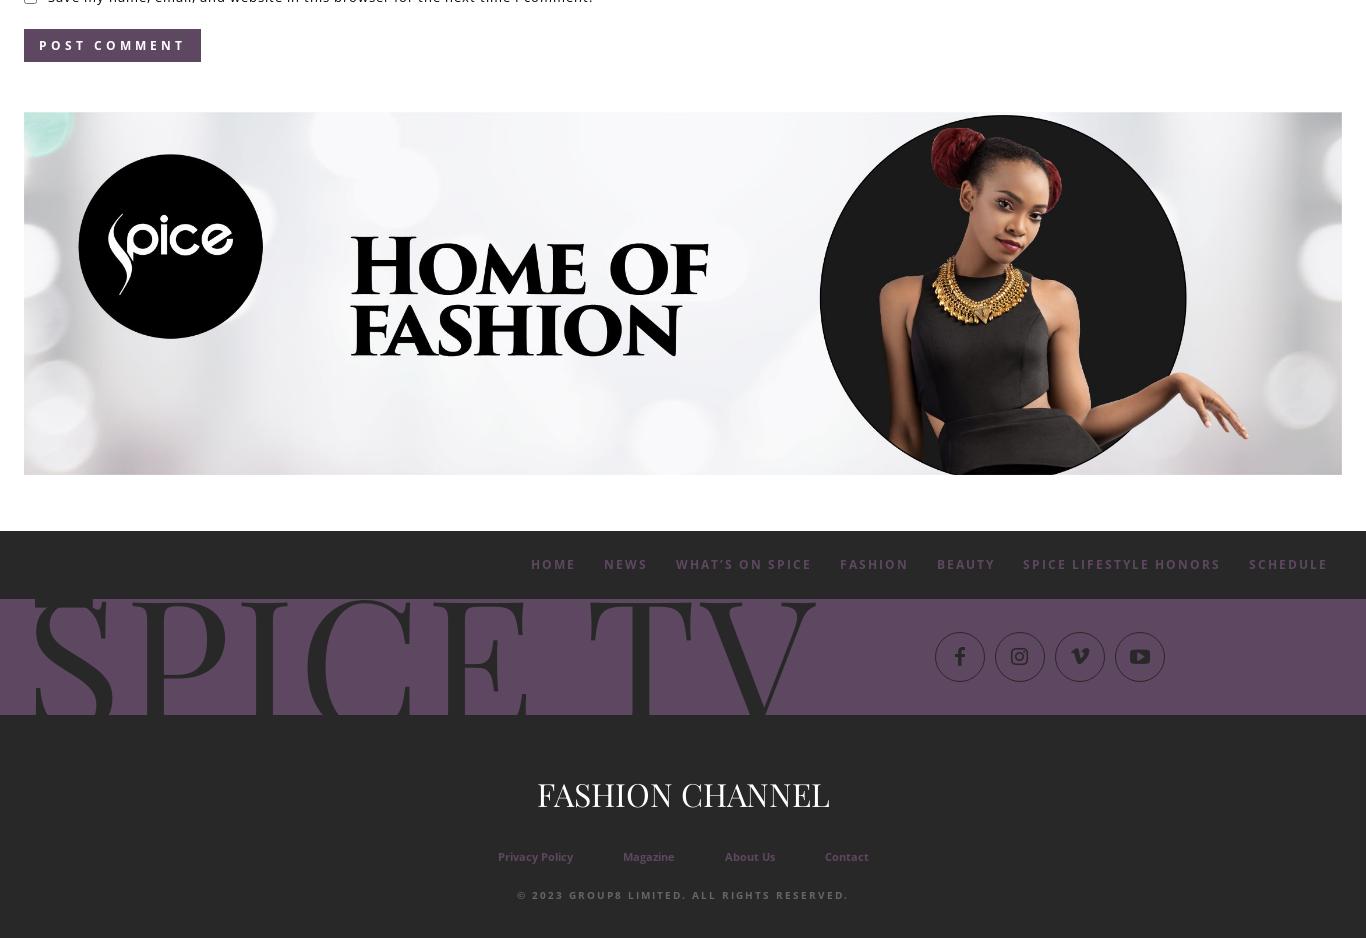 The height and width of the screenshot is (938, 1366). What do you see at coordinates (744, 563) in the screenshot?
I see `'What’s On Spice'` at bounding box center [744, 563].